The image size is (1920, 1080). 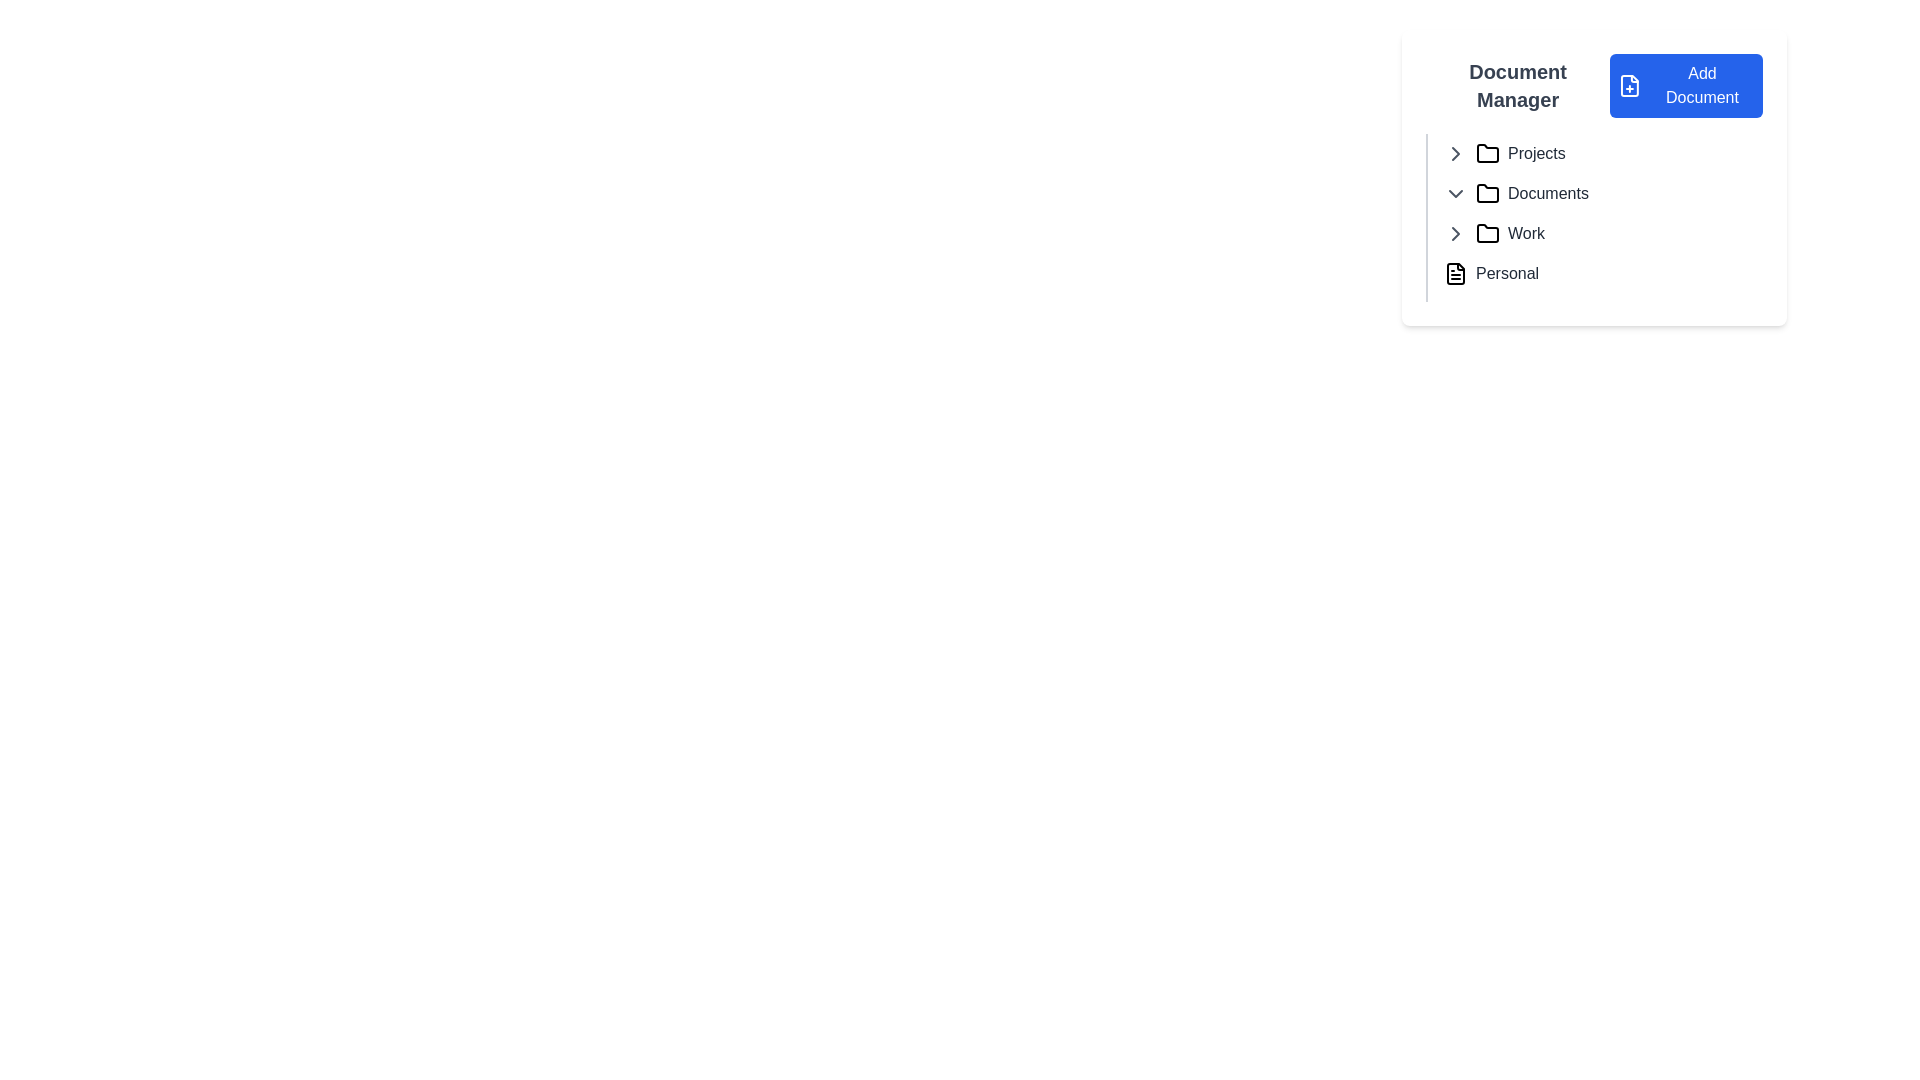 What do you see at coordinates (1518, 84) in the screenshot?
I see `text label styled in bold font and large size that says 'Document Manager', which is located near the top-left corner of a white panel` at bounding box center [1518, 84].